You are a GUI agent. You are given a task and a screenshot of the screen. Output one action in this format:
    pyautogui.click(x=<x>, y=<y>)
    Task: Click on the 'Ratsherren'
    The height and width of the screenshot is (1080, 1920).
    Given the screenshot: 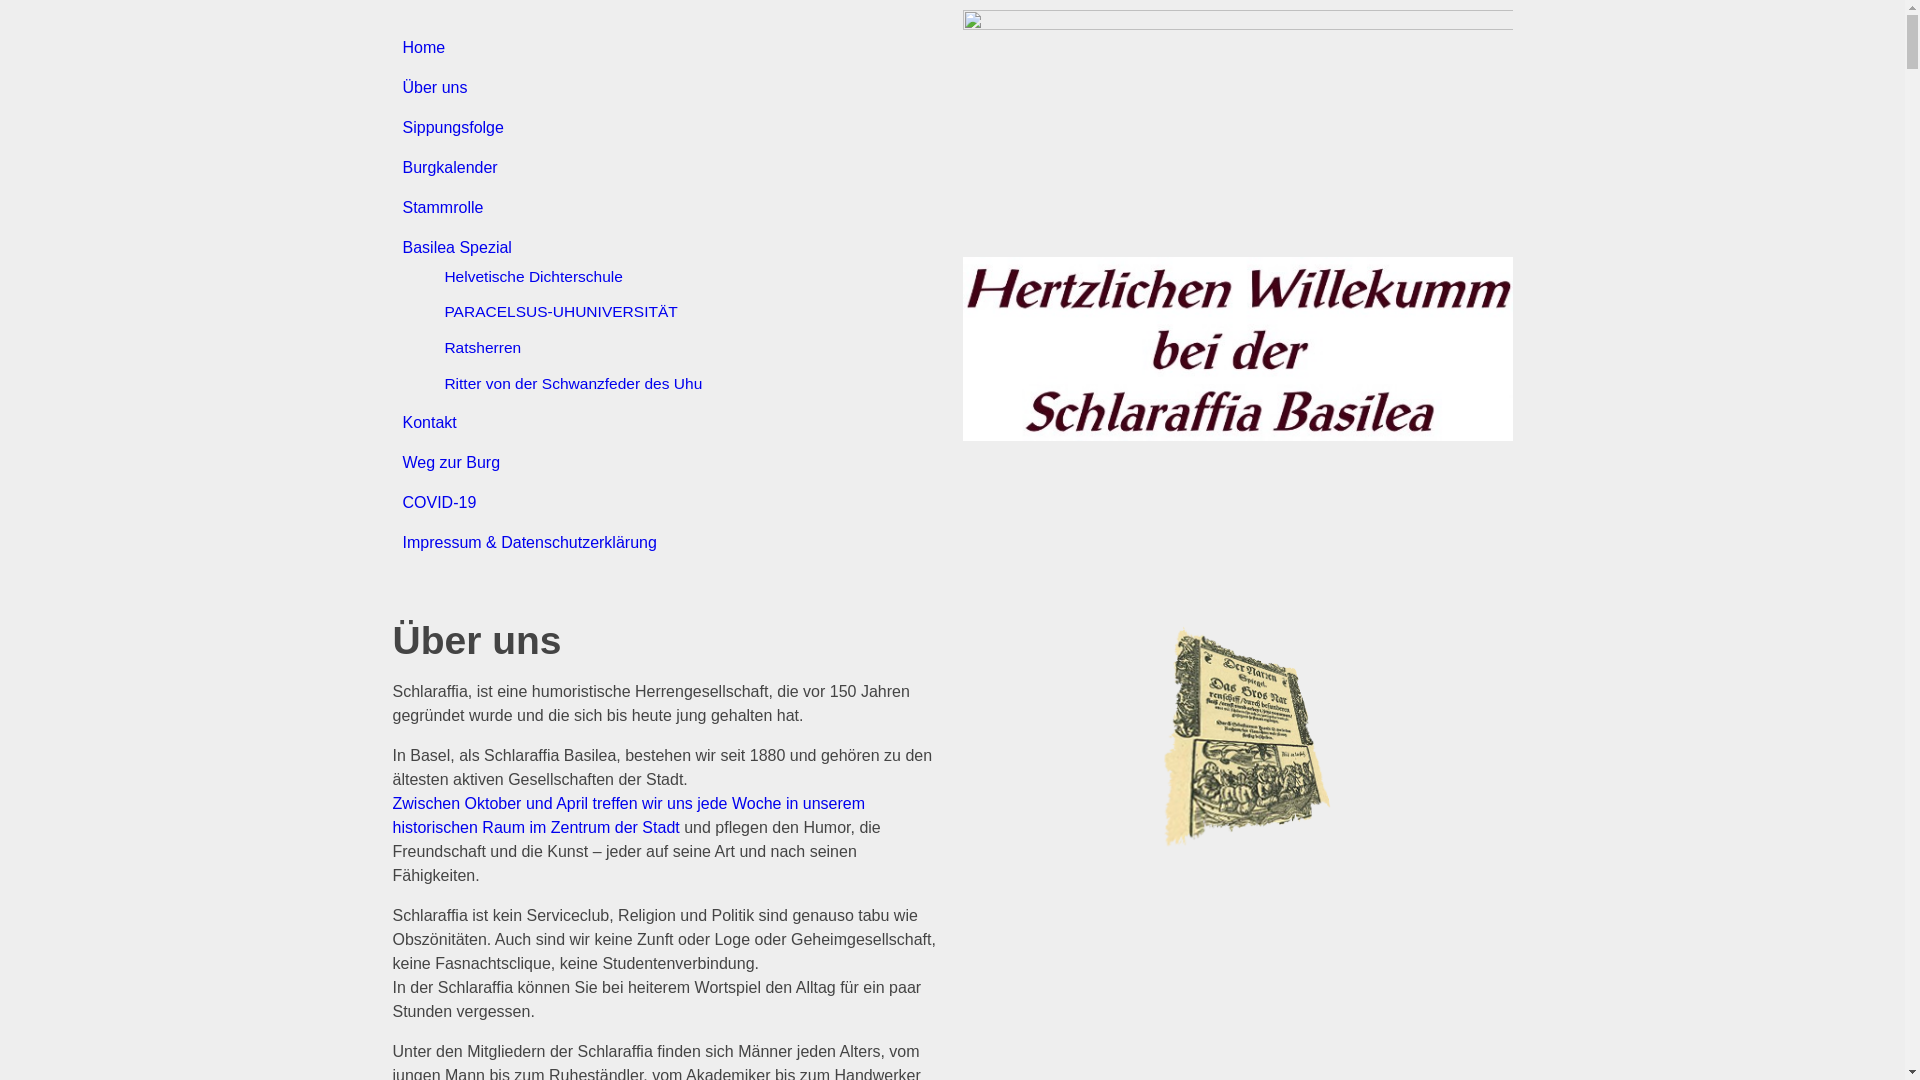 What is the action you would take?
    pyautogui.click(x=482, y=346)
    